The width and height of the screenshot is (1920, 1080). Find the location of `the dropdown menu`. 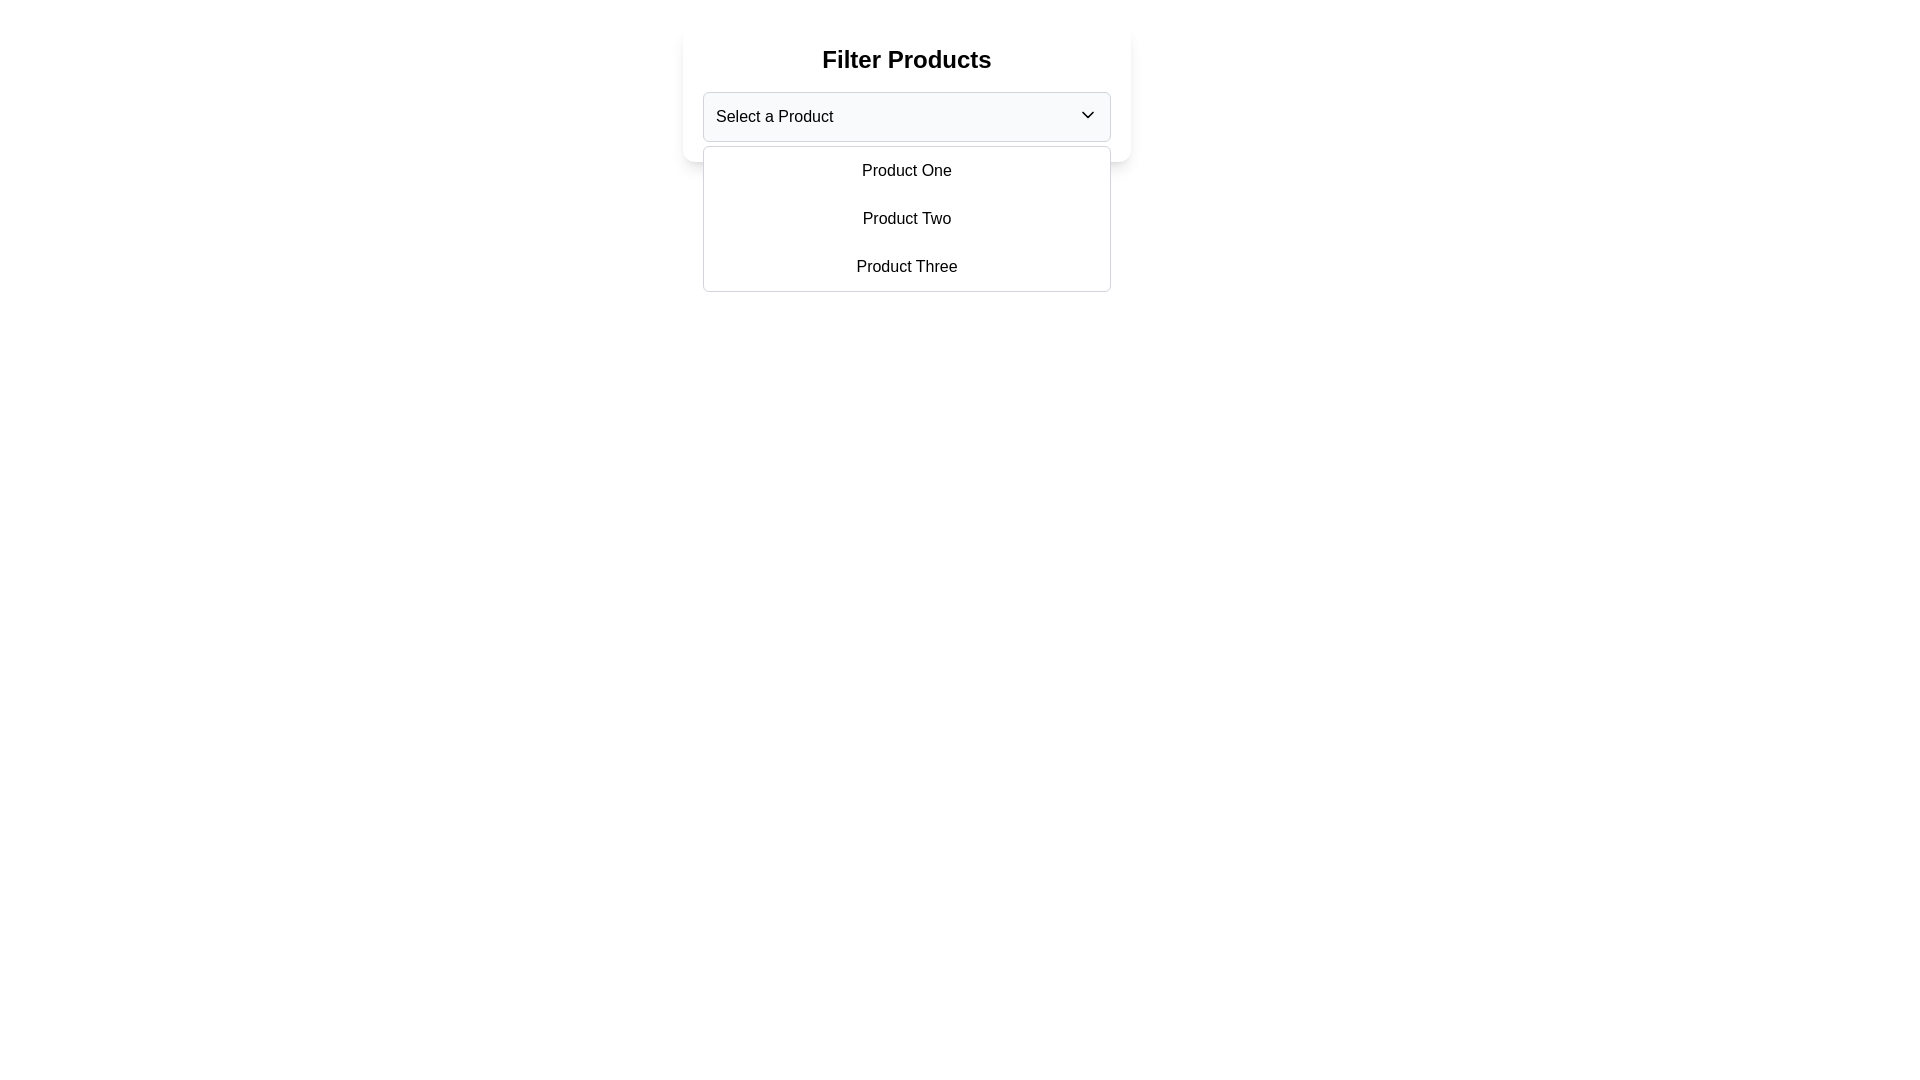

the dropdown menu is located at coordinates (906, 219).